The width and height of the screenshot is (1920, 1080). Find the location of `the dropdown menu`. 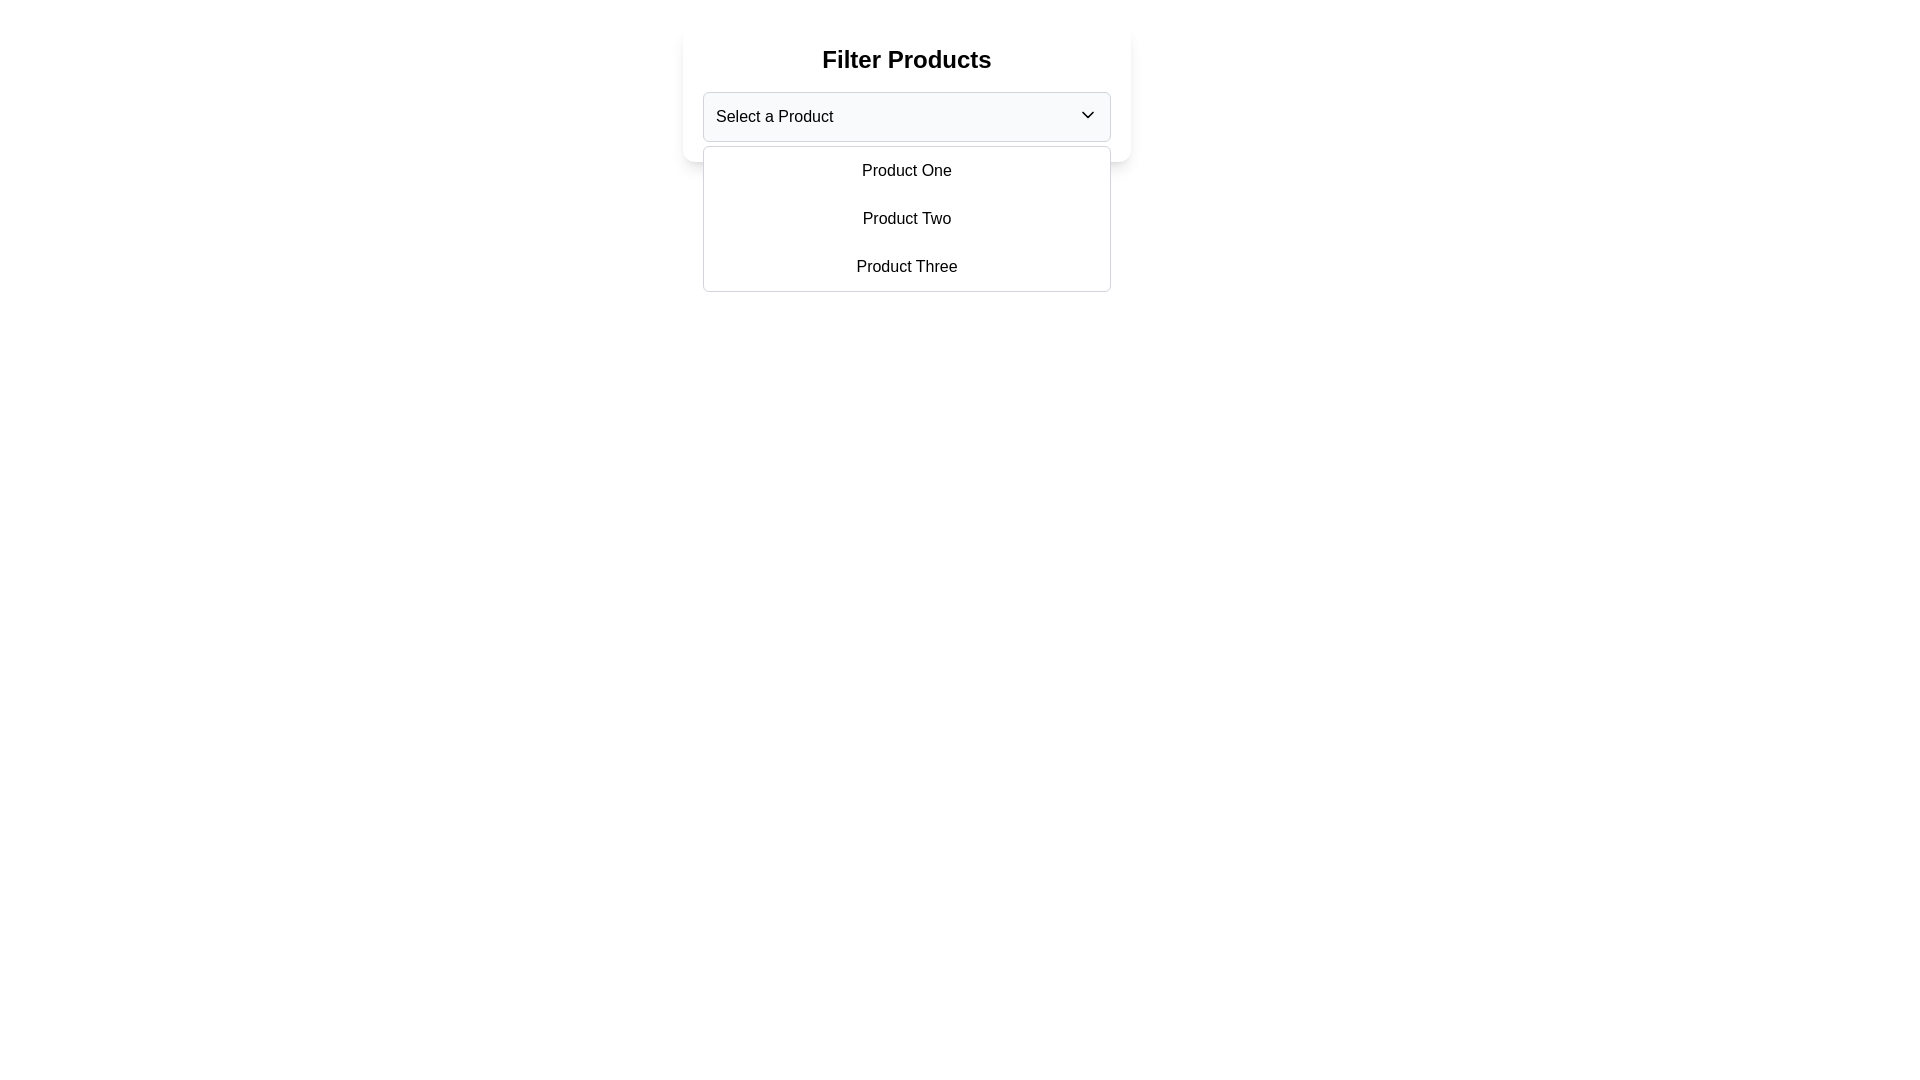

the dropdown menu is located at coordinates (906, 219).